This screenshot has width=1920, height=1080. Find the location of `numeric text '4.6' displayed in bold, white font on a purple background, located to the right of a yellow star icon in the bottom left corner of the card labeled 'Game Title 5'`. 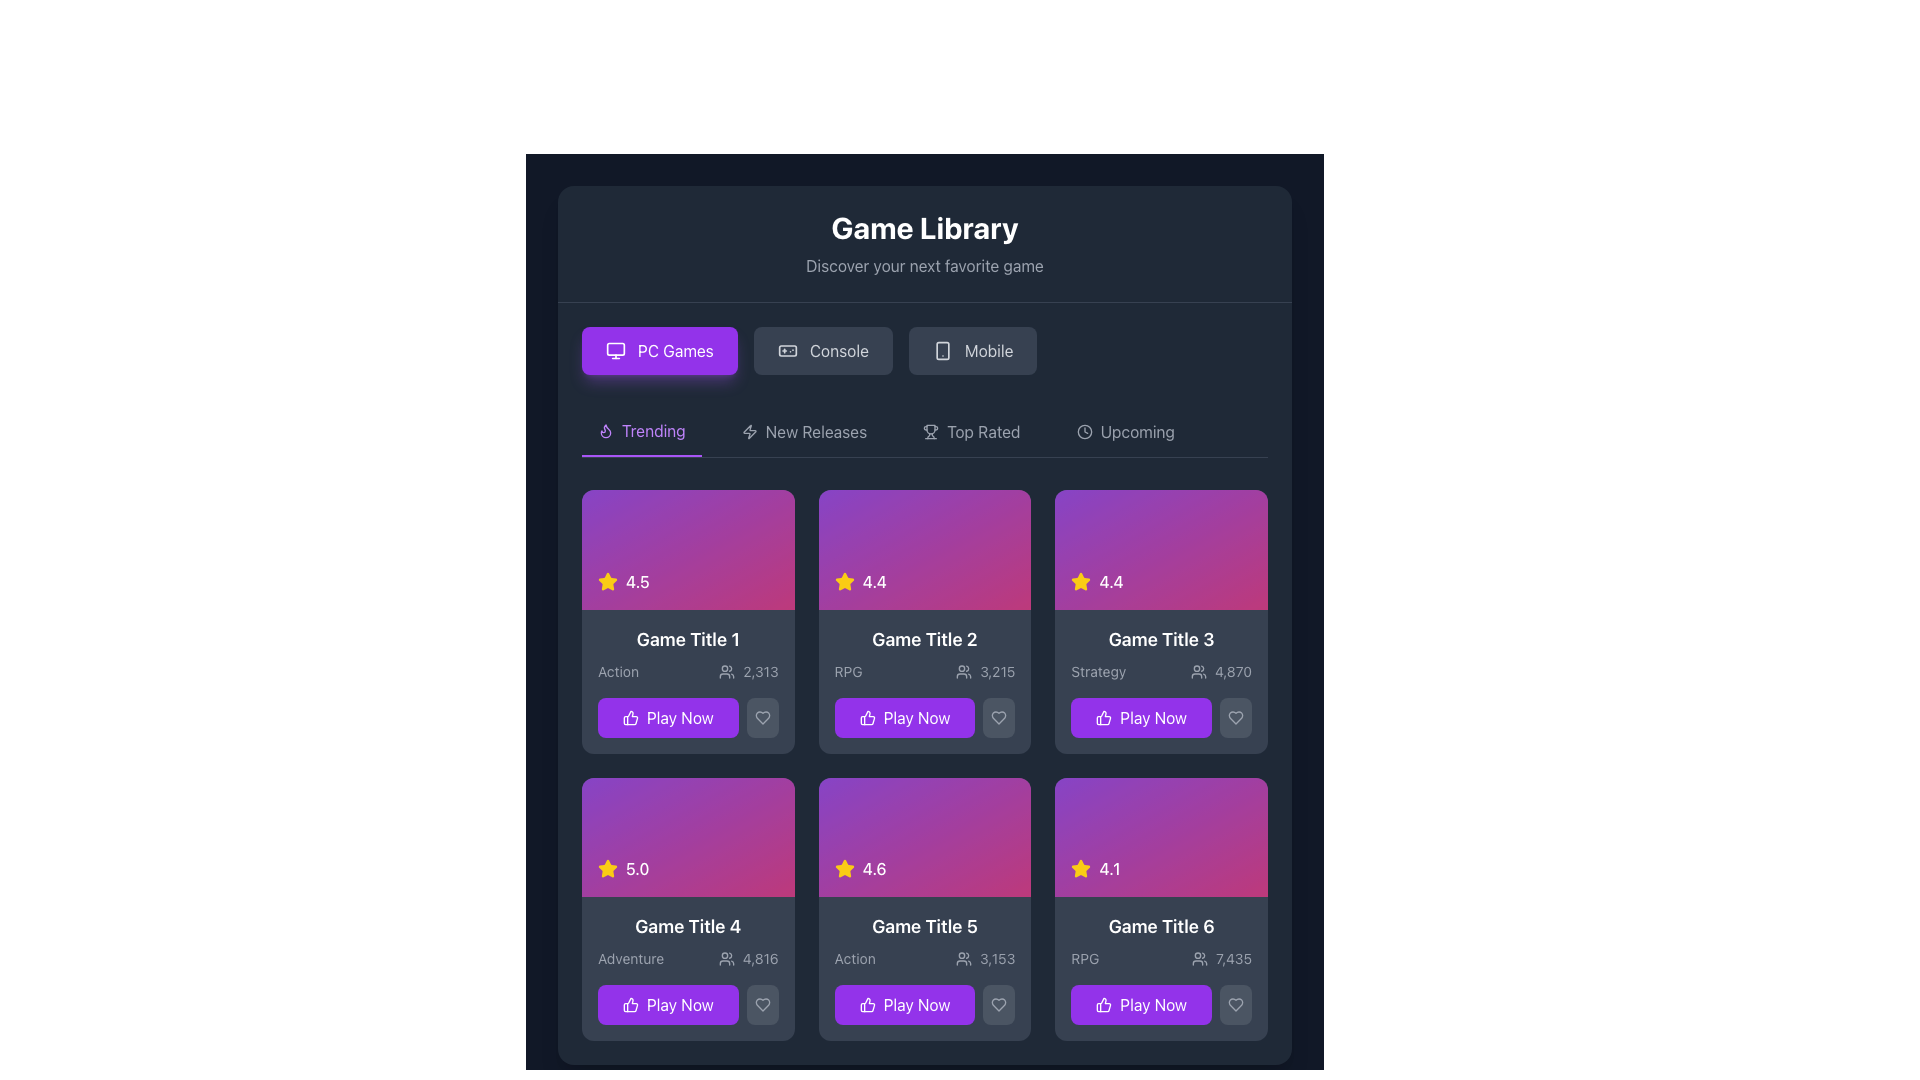

numeric text '4.6' displayed in bold, white font on a purple background, located to the right of a yellow star icon in the bottom left corner of the card labeled 'Game Title 5' is located at coordinates (874, 868).